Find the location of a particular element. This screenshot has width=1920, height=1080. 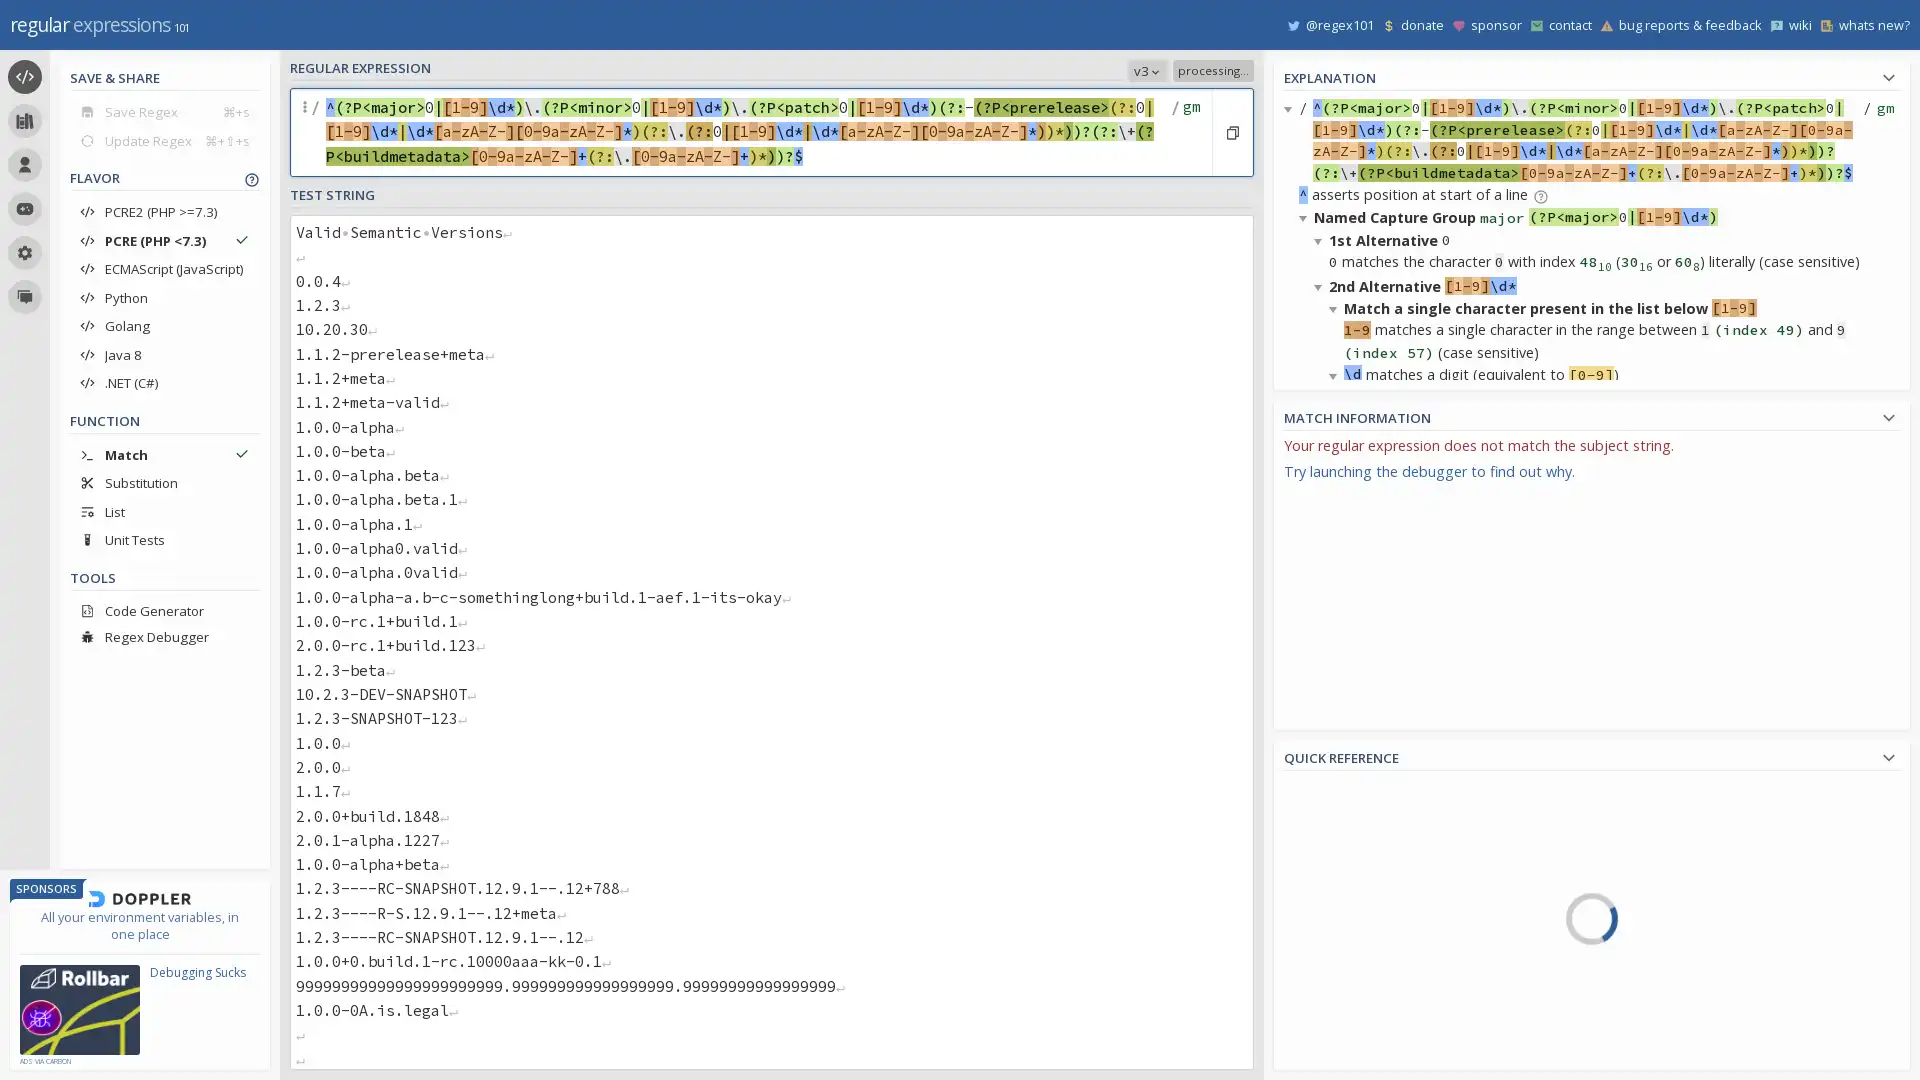

Group patch is located at coordinates (1337, 897).